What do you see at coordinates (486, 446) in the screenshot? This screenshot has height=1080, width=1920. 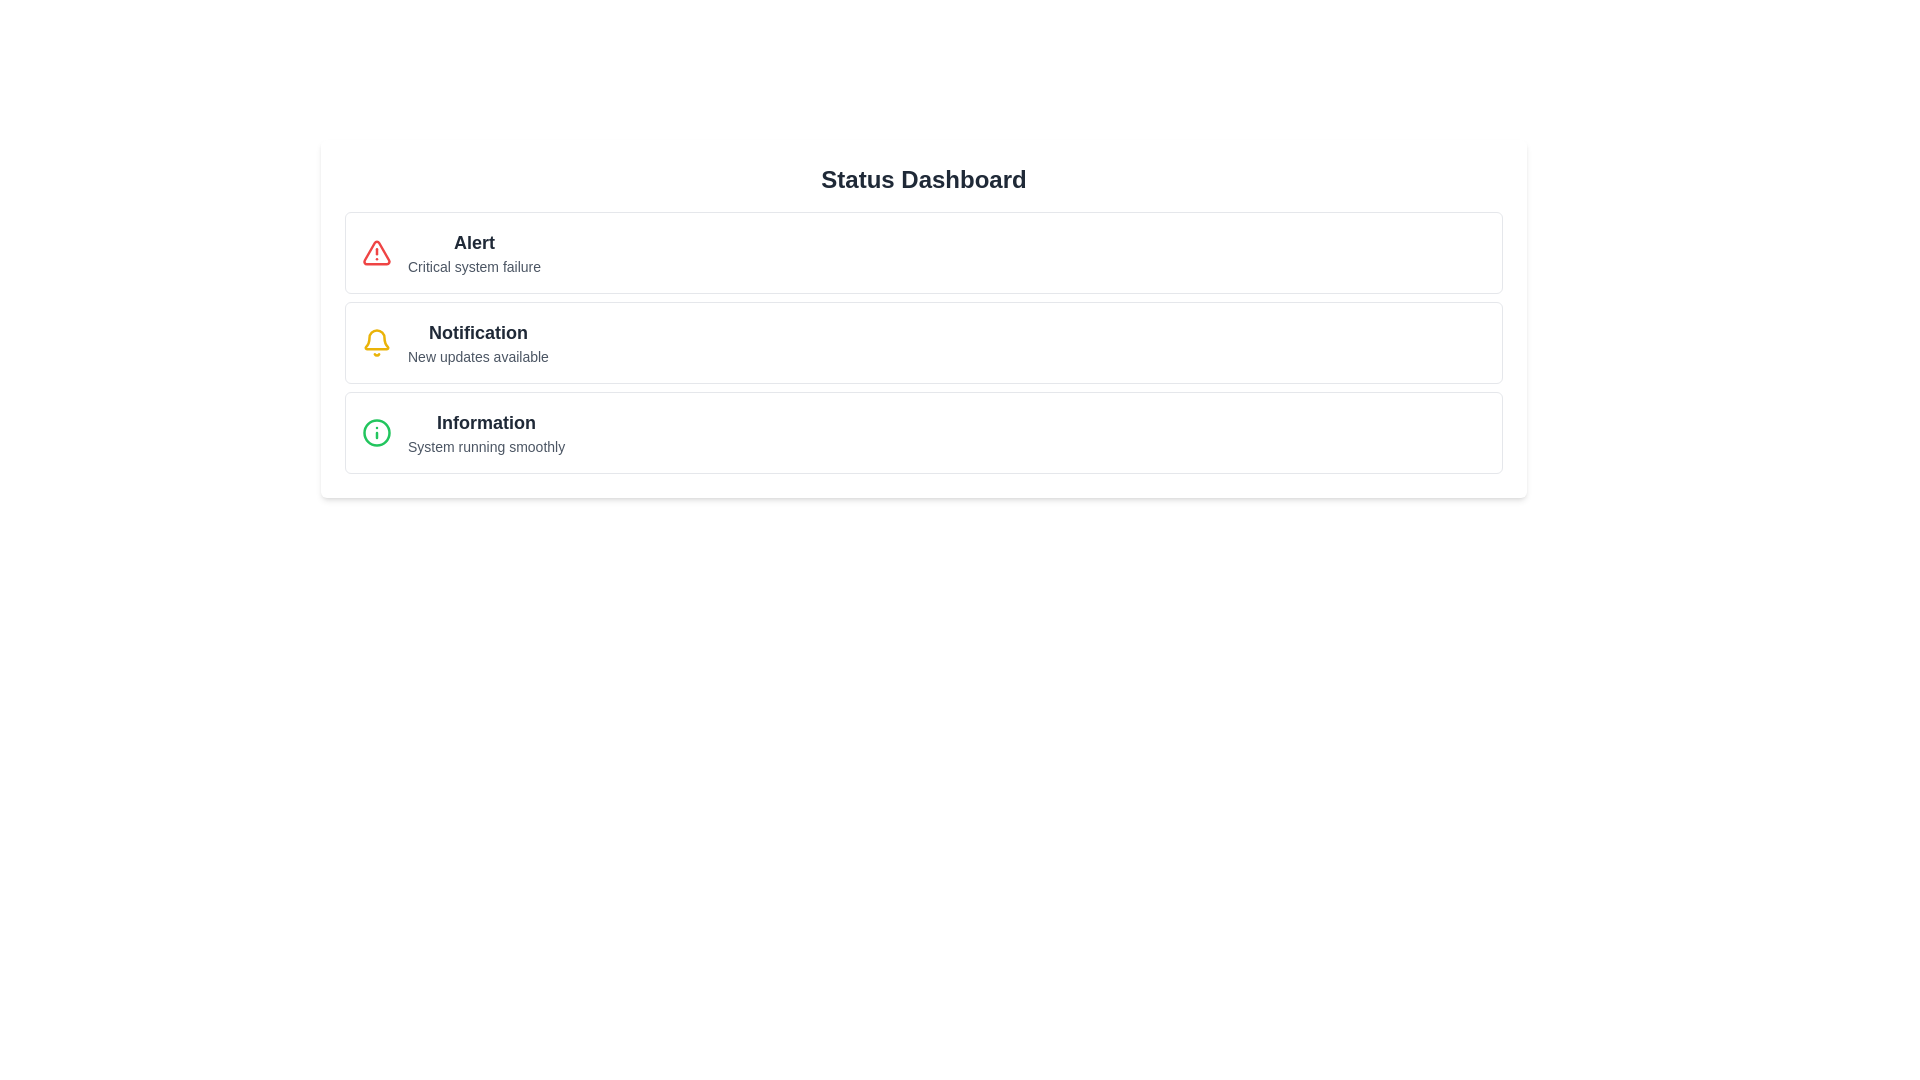 I see `the text label displaying 'System running smoothly', which is styled in gray and positioned below the 'Information' heading` at bounding box center [486, 446].